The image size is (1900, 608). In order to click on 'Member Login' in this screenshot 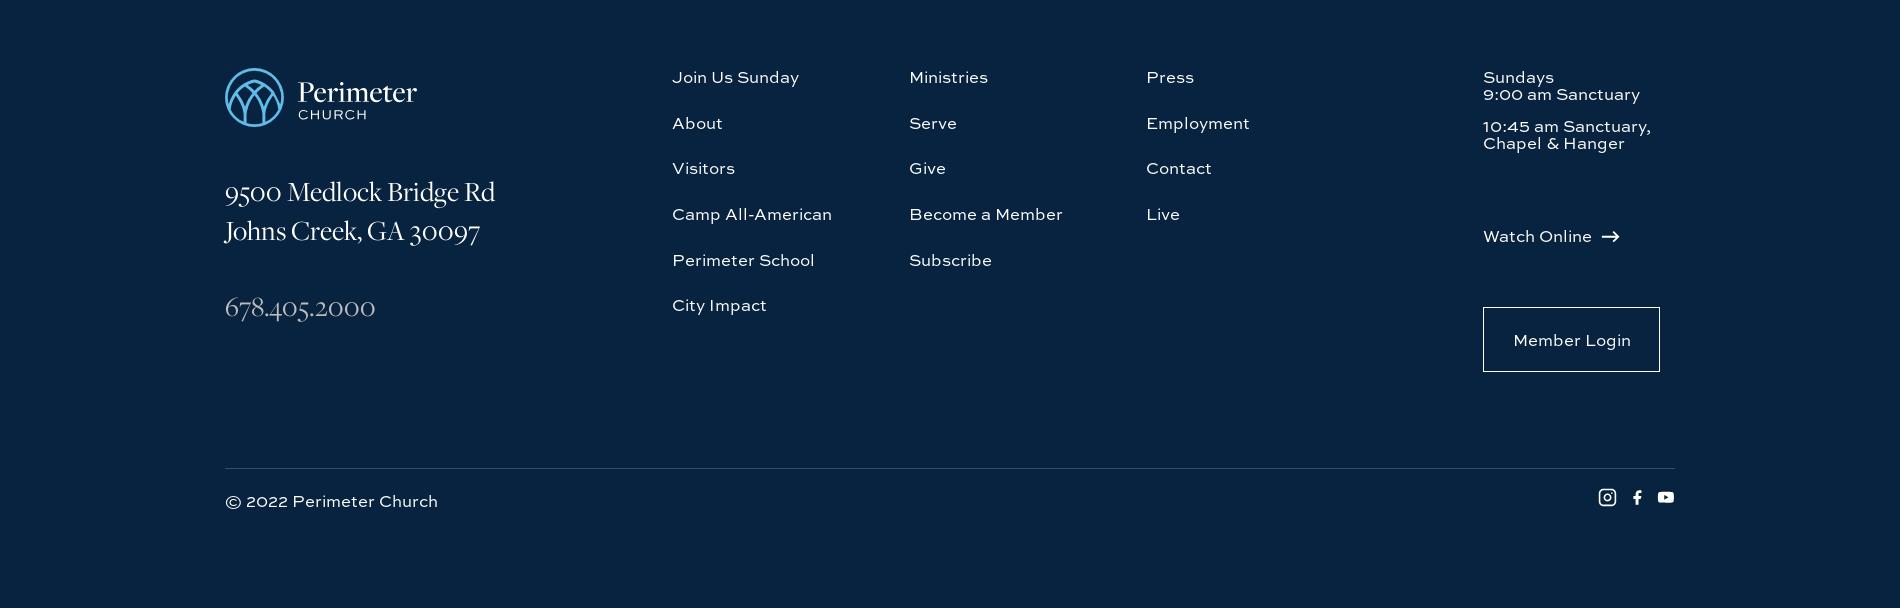, I will do `click(1570, 156)`.